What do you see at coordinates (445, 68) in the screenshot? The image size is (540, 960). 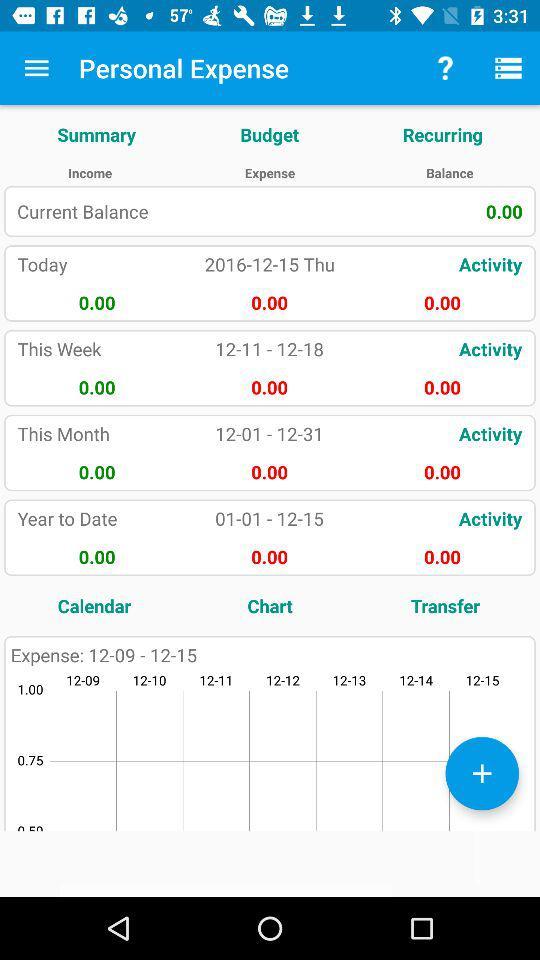 I see `item above recurring icon` at bounding box center [445, 68].